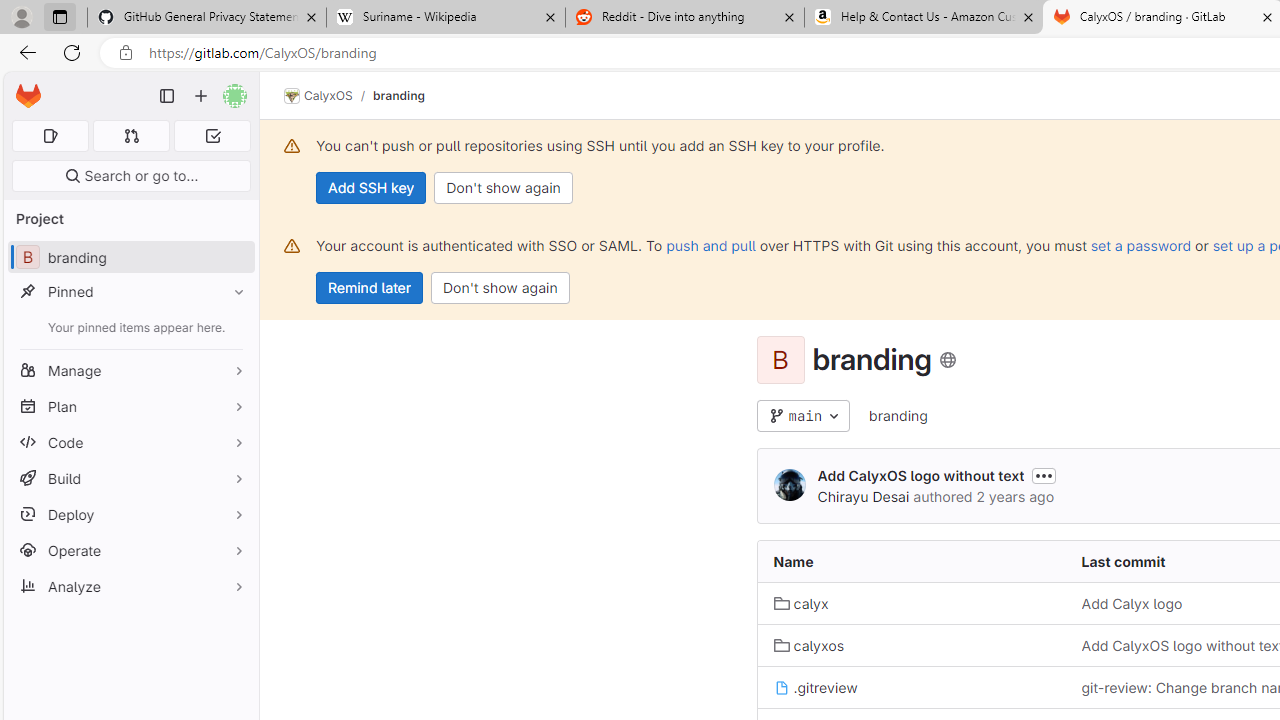  What do you see at coordinates (50, 135) in the screenshot?
I see `'Assigned issues 0'` at bounding box center [50, 135].